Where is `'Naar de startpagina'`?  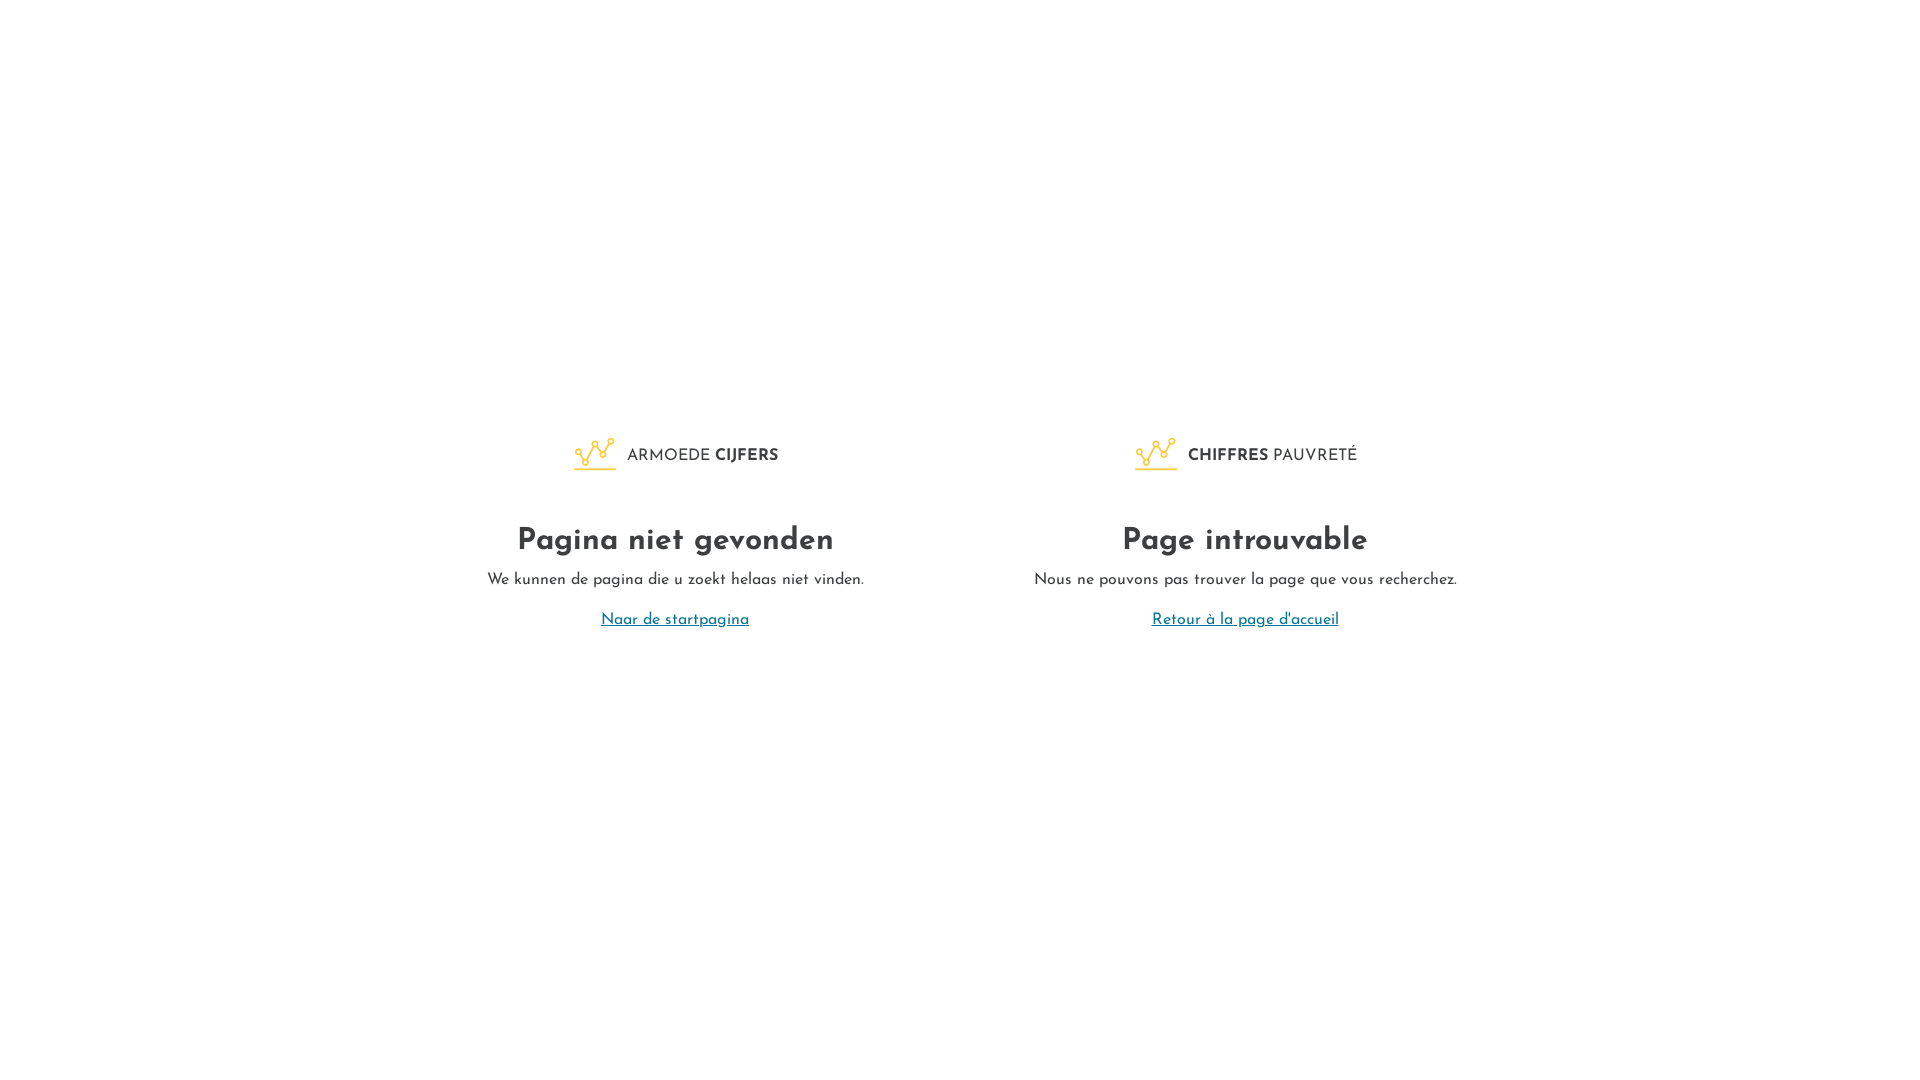 'Naar de startpagina' is located at coordinates (599, 619).